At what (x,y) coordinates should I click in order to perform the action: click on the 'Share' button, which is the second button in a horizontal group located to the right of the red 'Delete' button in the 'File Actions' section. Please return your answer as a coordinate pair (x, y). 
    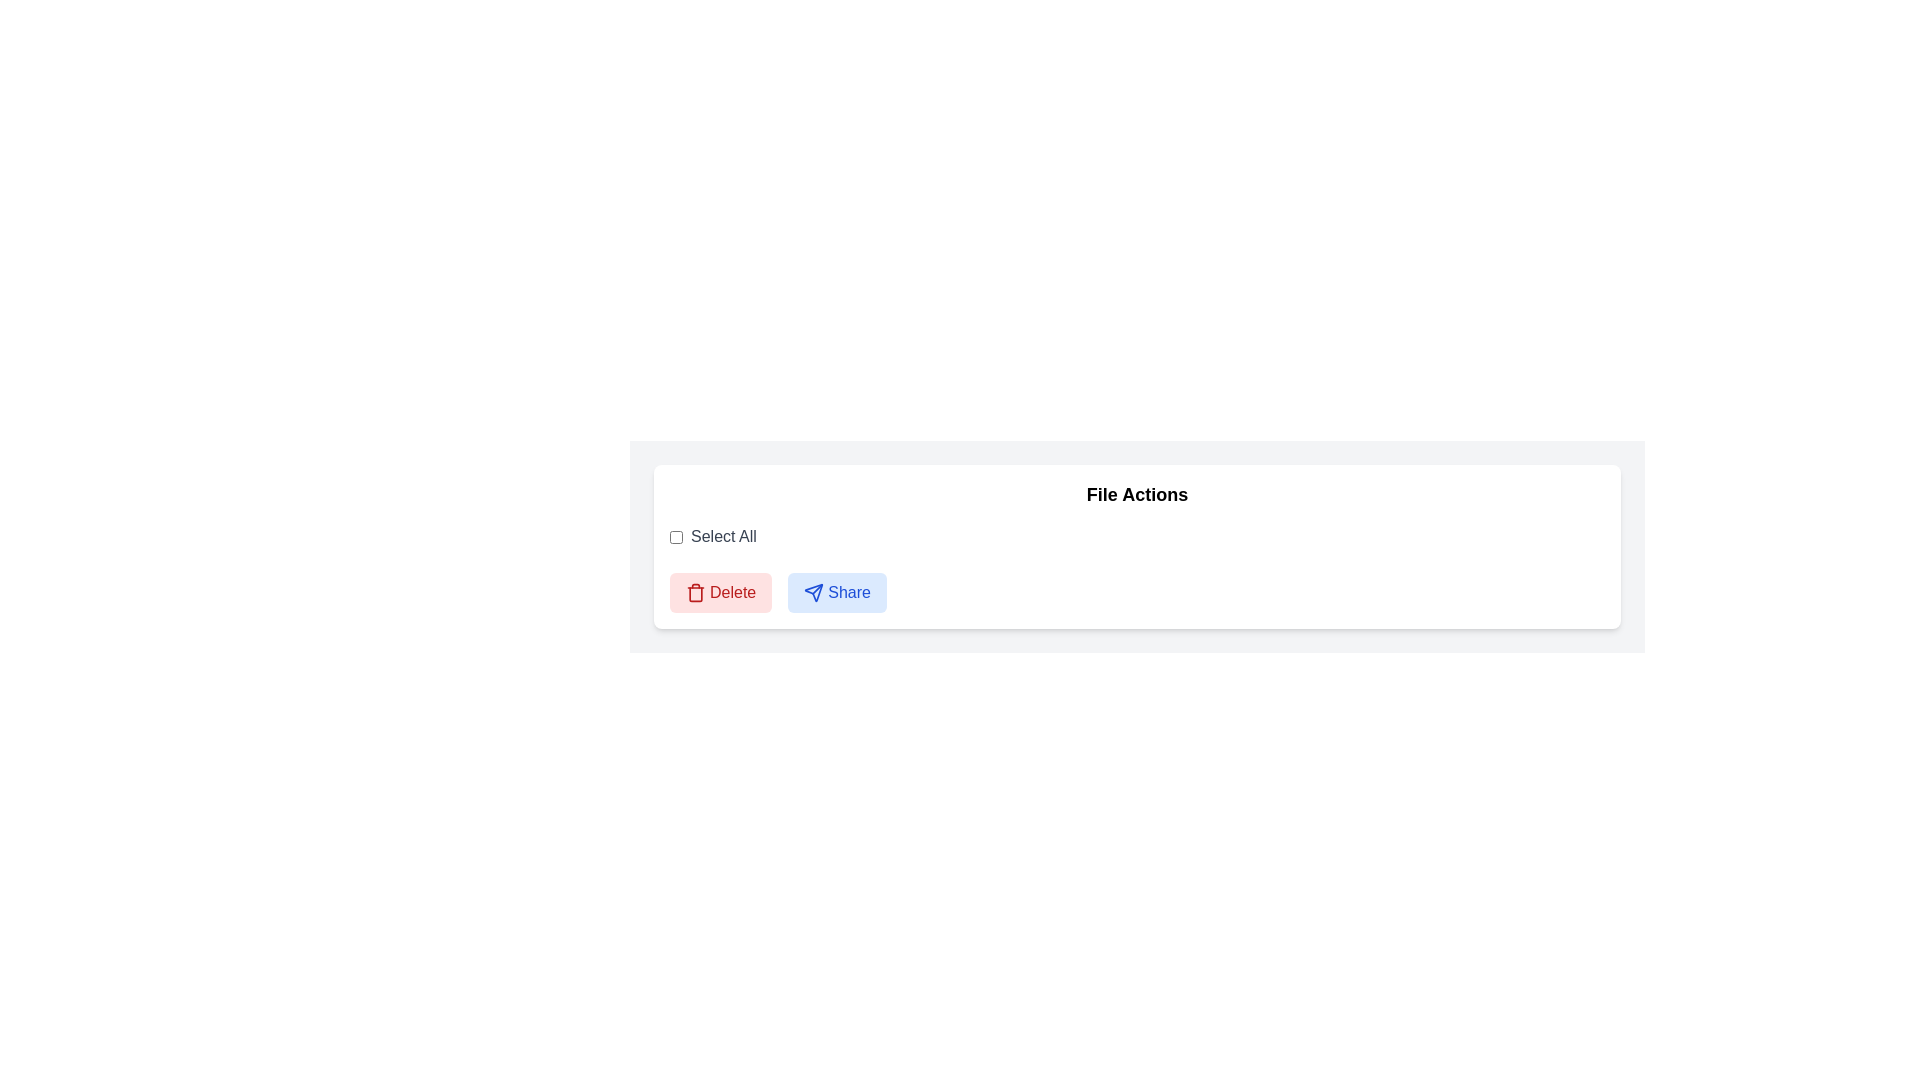
    Looking at the image, I should click on (837, 592).